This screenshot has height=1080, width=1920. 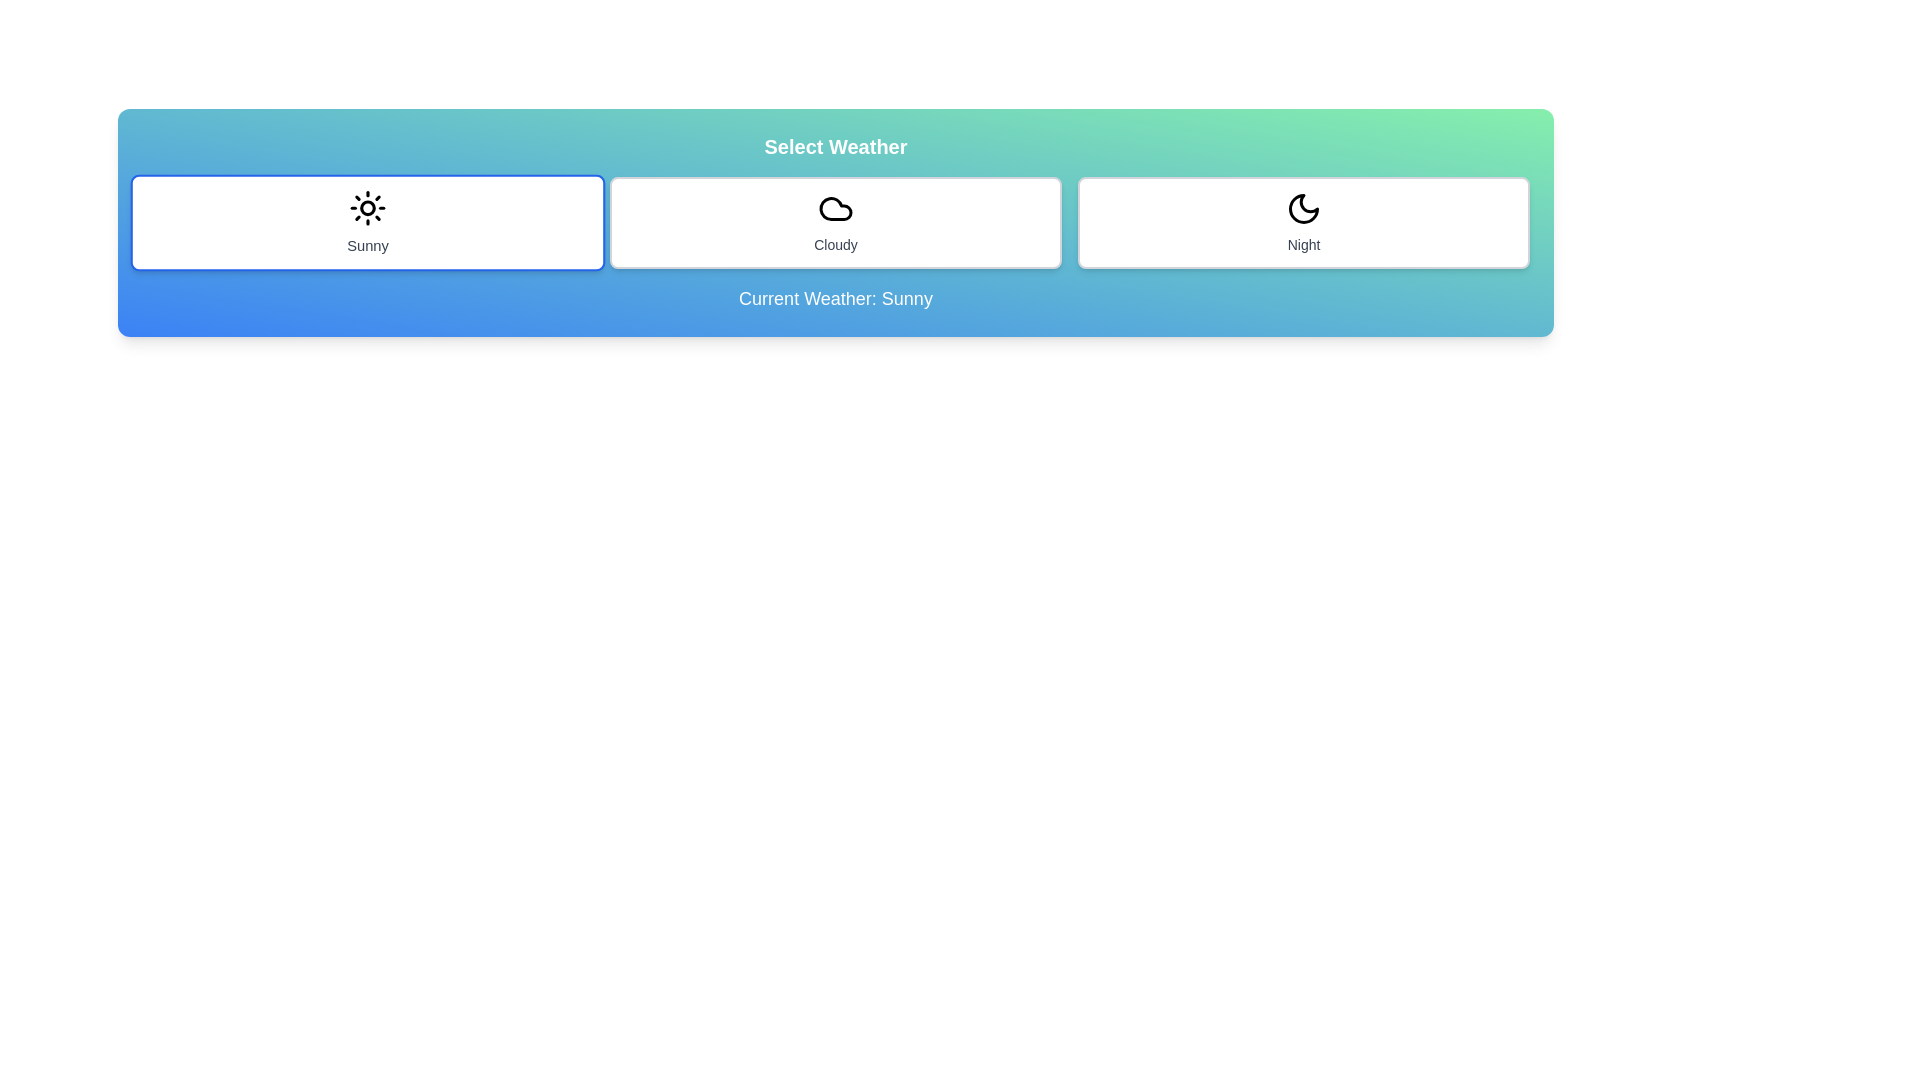 I want to click on the button corresponding to the desired weather option, Sunny, so click(x=368, y=223).